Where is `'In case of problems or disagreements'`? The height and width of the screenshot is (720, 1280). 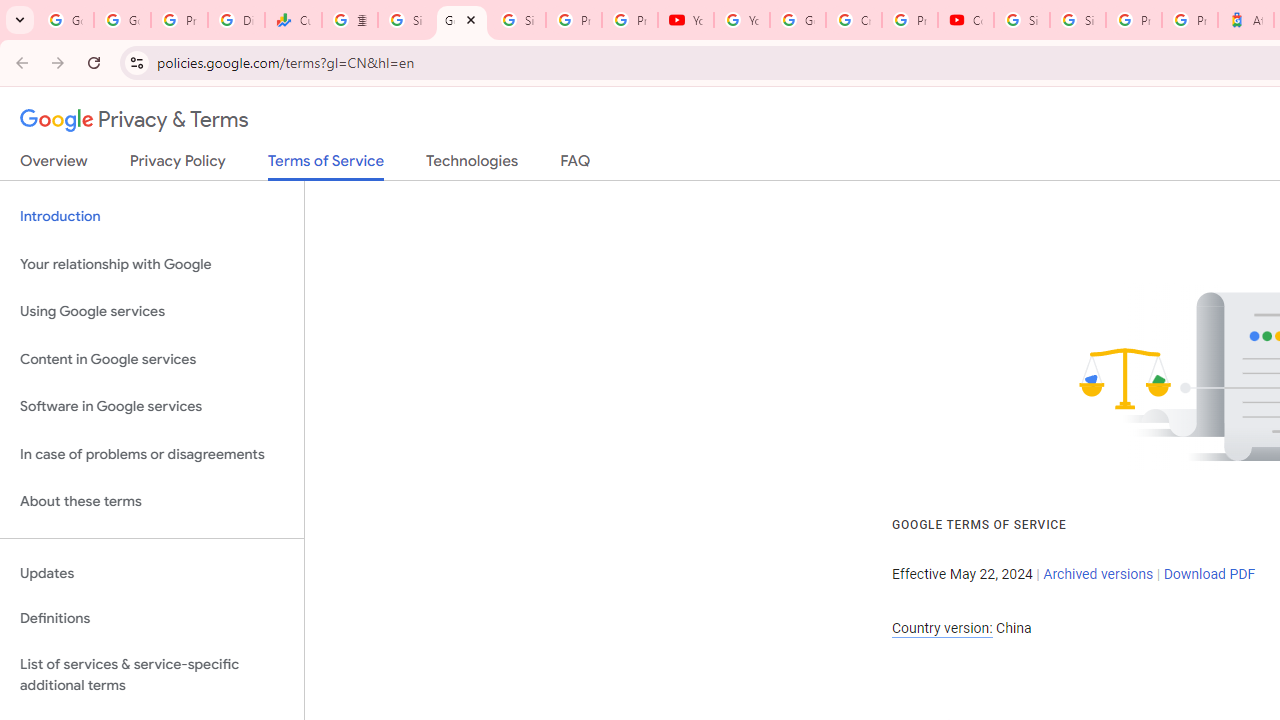
'In case of problems or disagreements' is located at coordinates (151, 454).